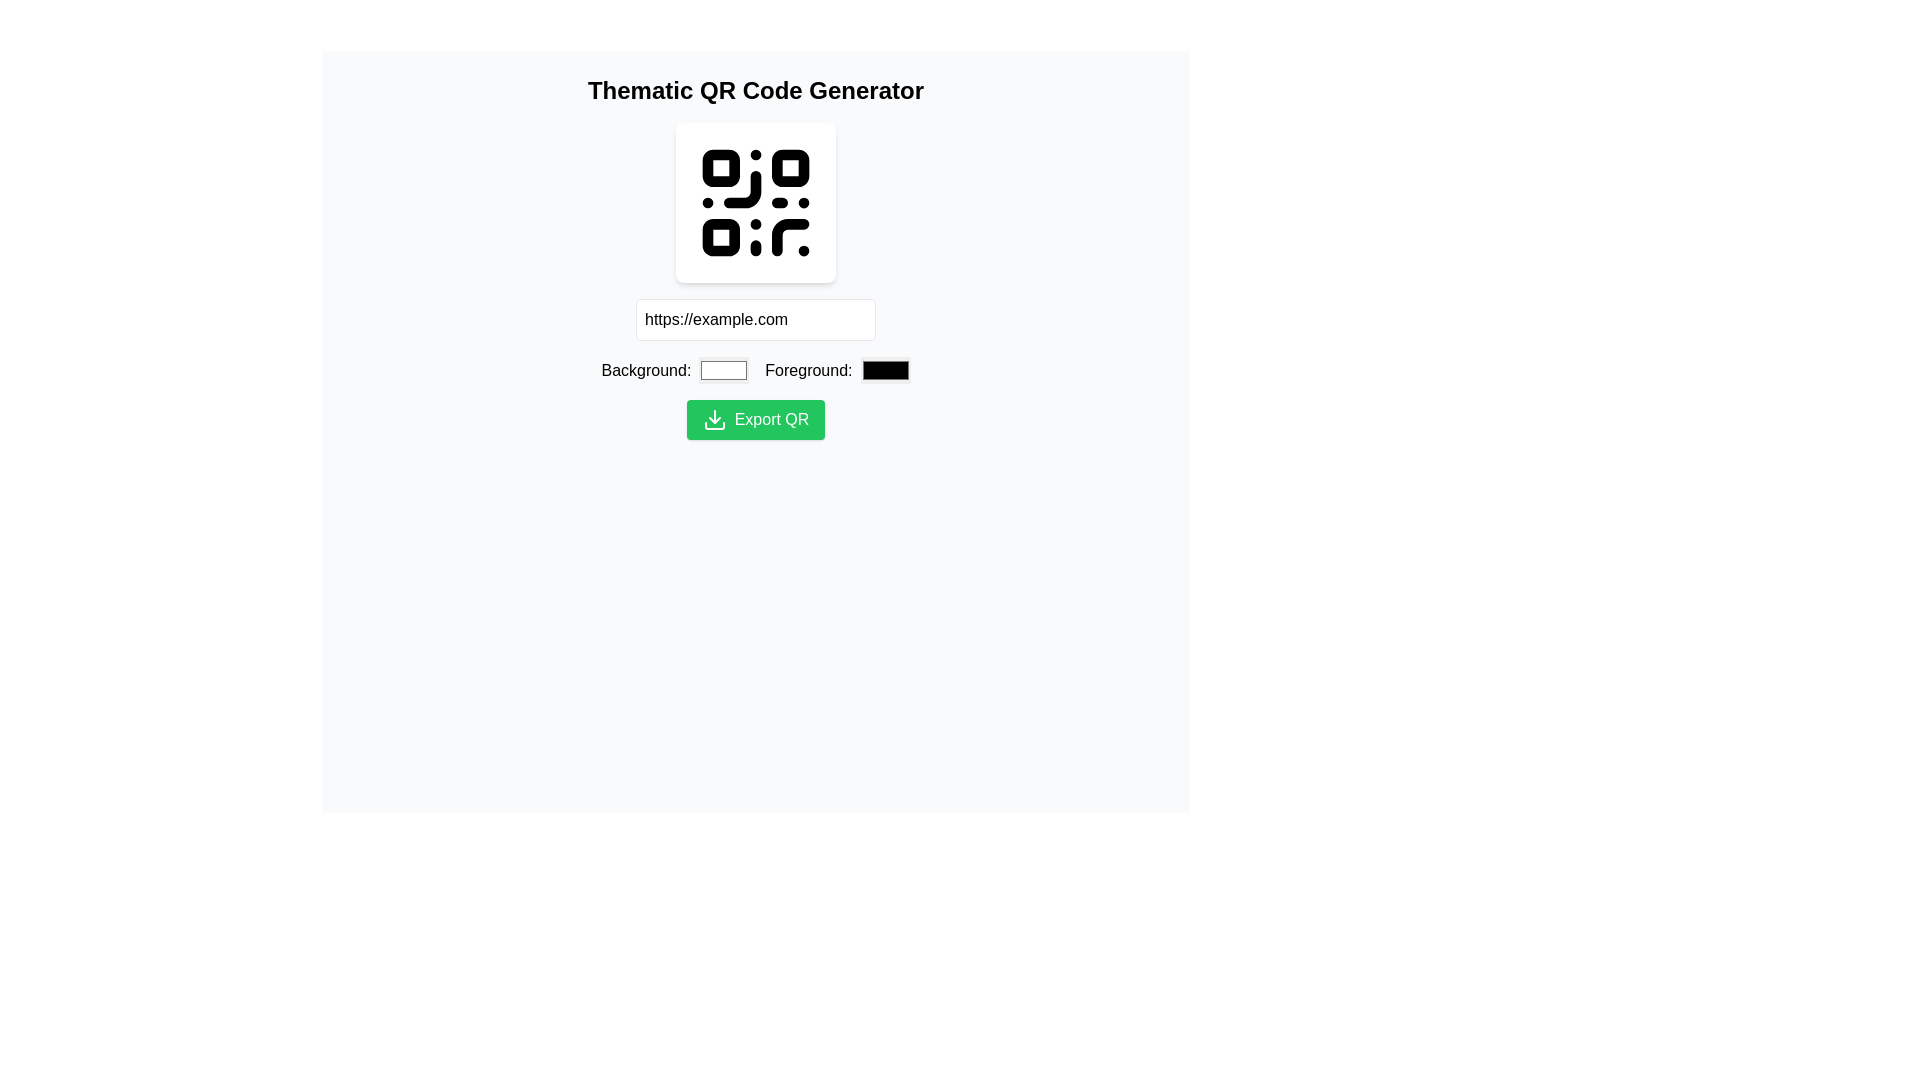 The width and height of the screenshot is (1920, 1080). Describe the element at coordinates (754, 319) in the screenshot. I see `the URL input text field, located directly below the QR code graphic` at that location.